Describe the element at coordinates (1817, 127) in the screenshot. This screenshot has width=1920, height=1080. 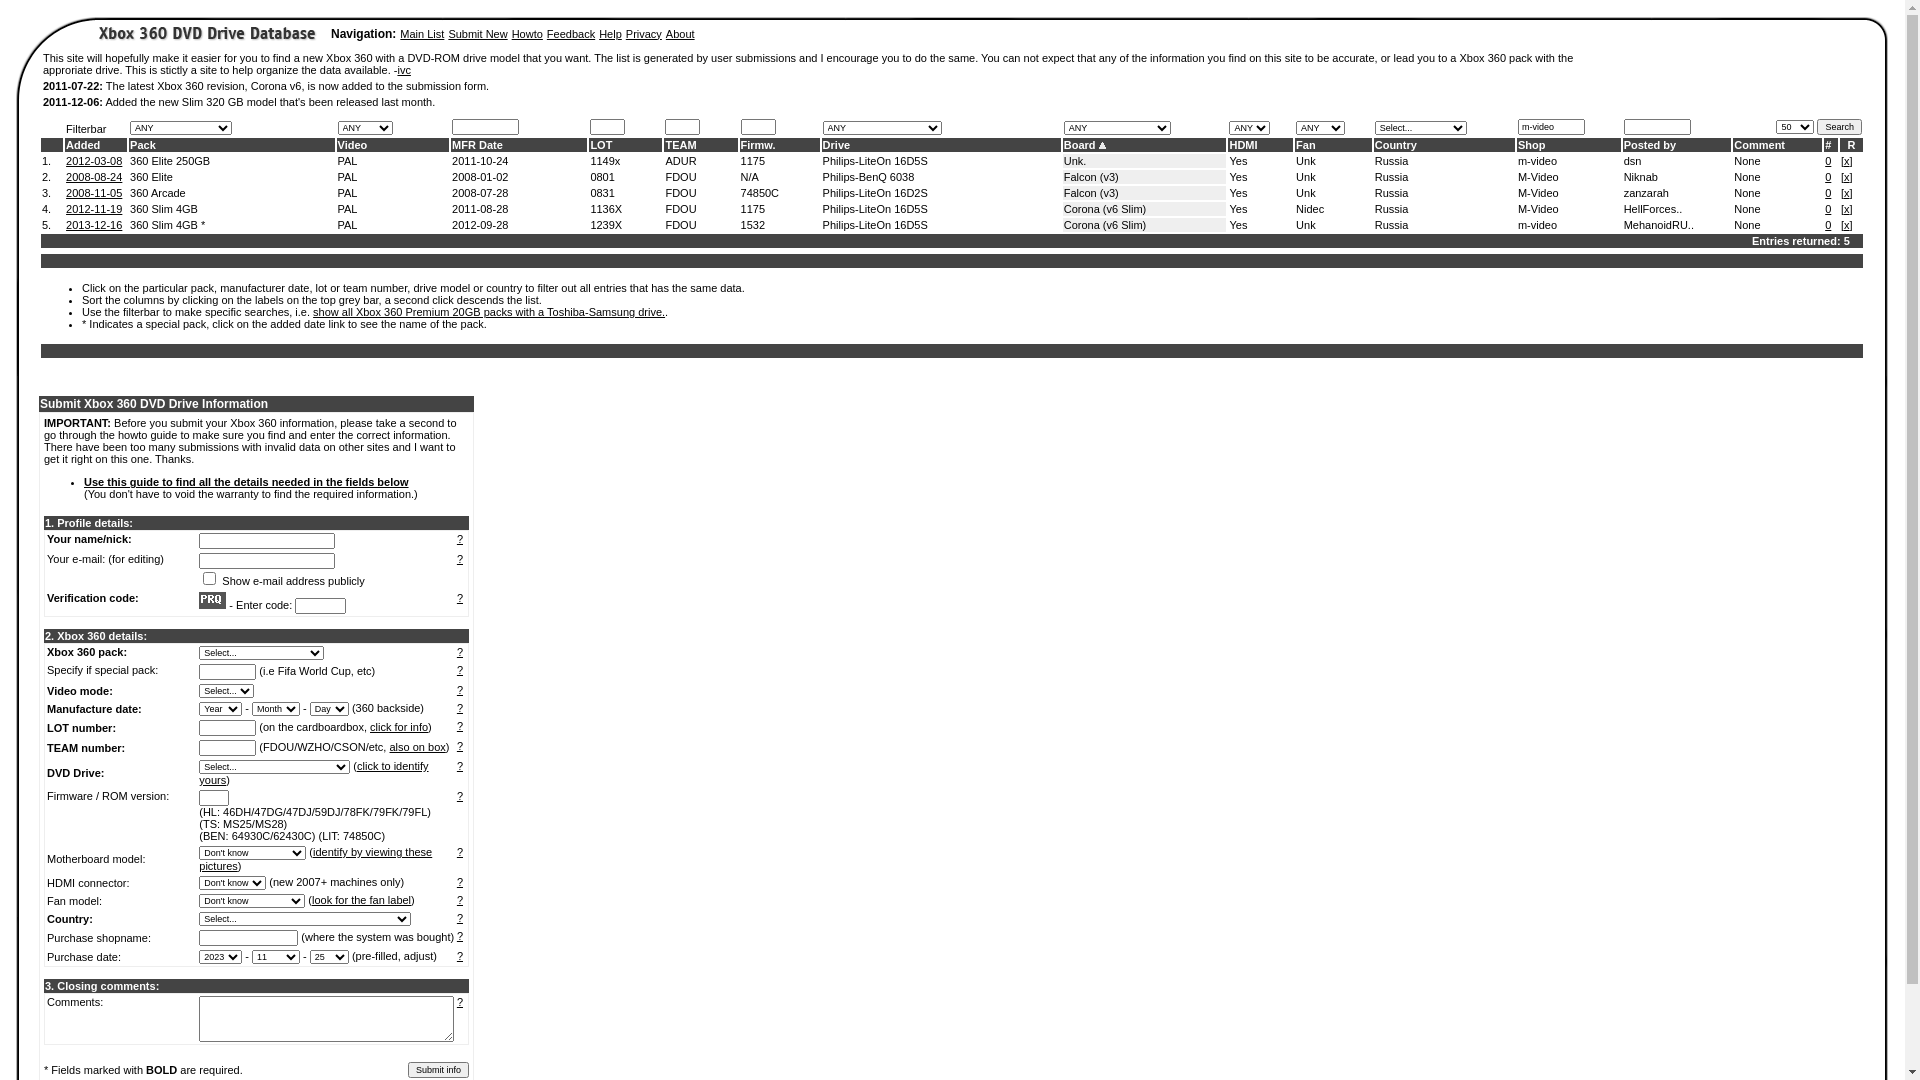
I see `'Search'` at that location.